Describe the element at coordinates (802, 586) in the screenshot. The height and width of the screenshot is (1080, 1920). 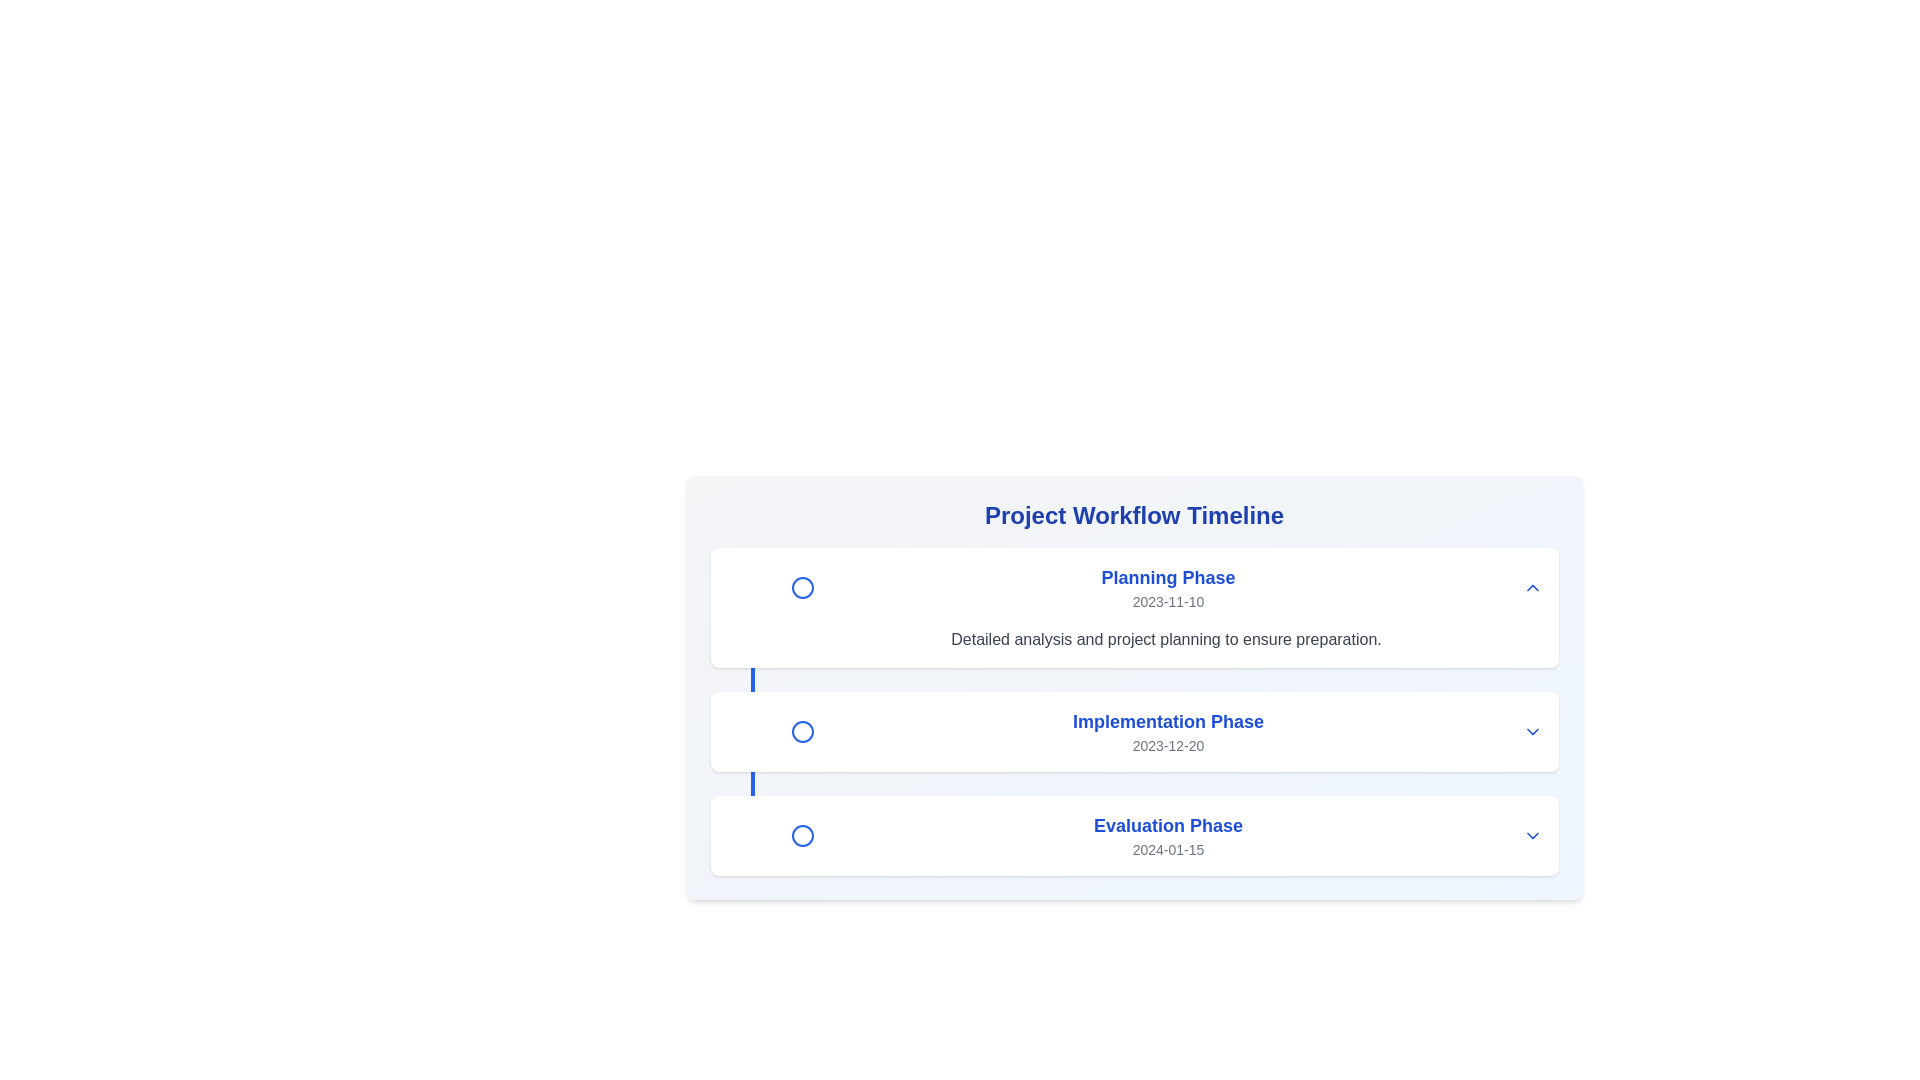
I see `the status of the planning phase icon located to the left of the 'Planning Phase' label and its date in the timeline` at that location.